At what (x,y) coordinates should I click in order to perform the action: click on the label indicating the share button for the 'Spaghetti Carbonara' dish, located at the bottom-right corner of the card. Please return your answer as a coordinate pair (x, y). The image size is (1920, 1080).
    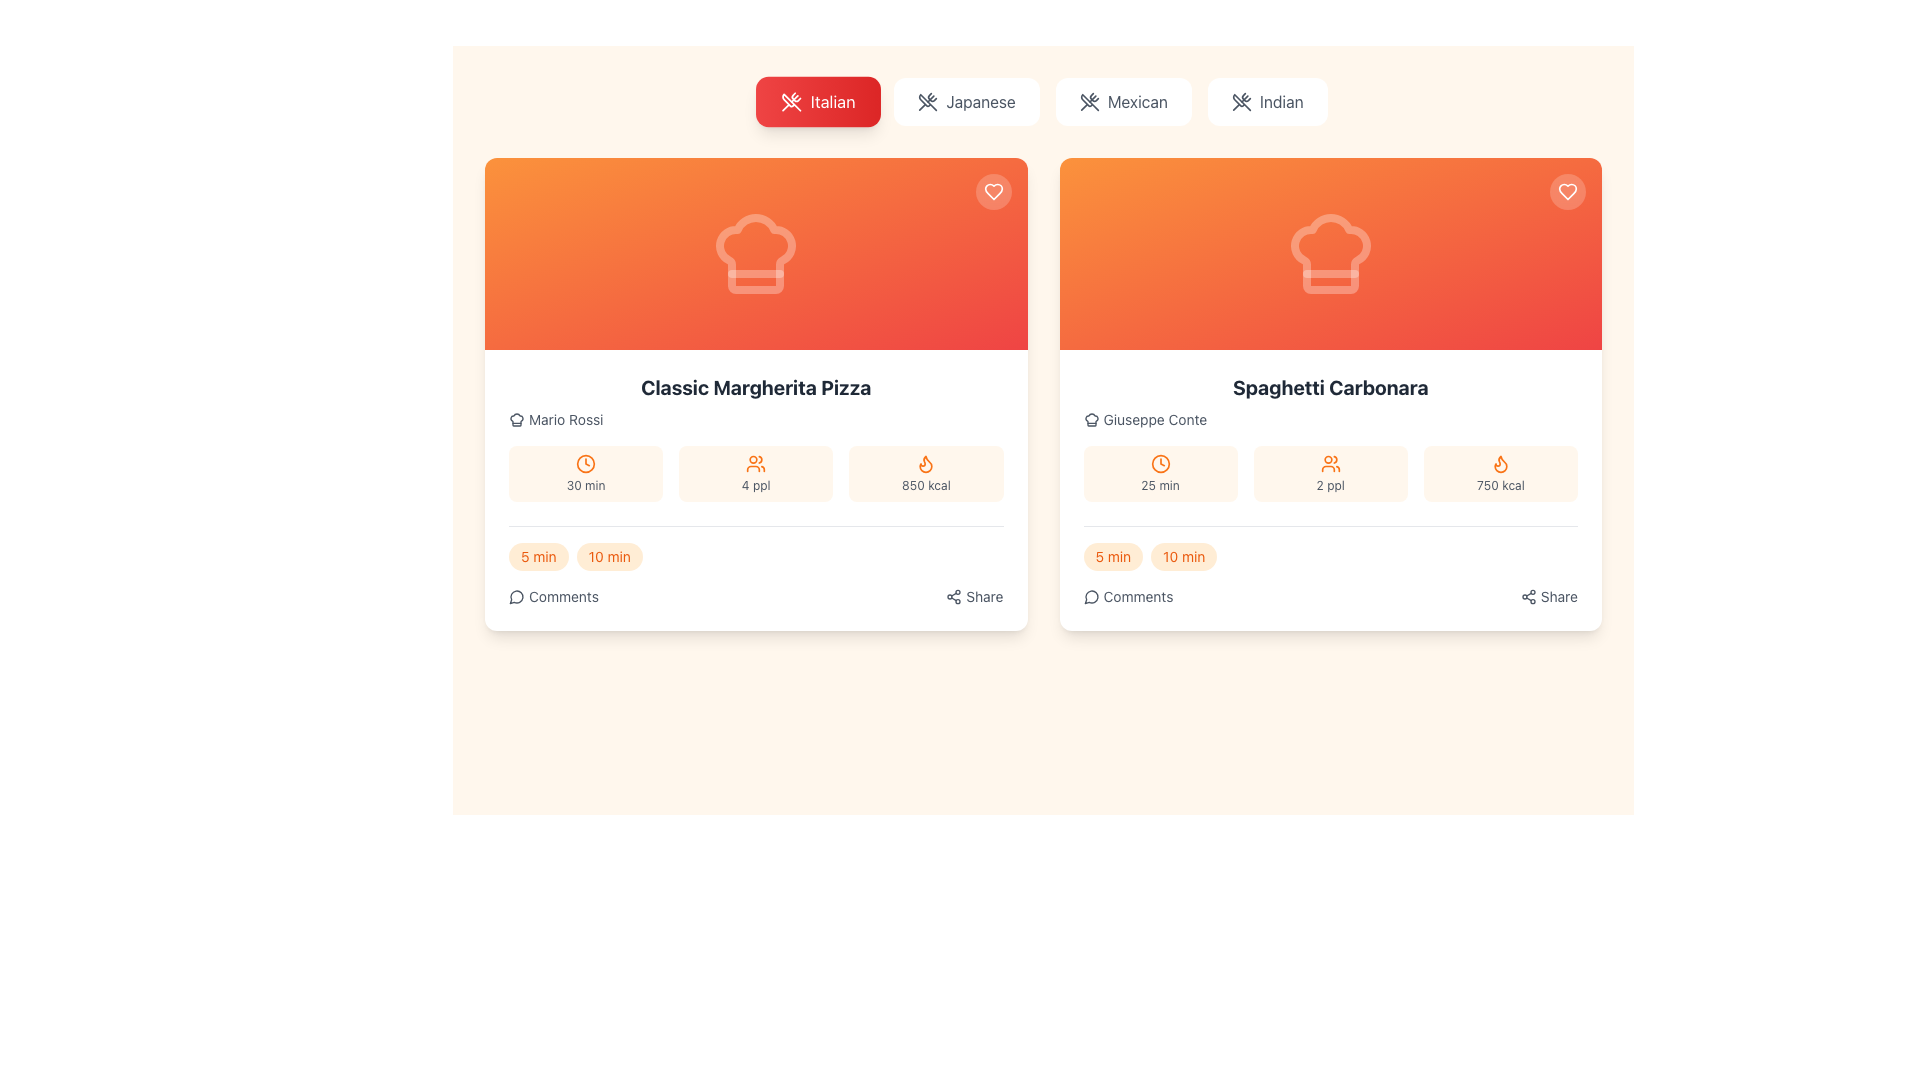
    Looking at the image, I should click on (1558, 596).